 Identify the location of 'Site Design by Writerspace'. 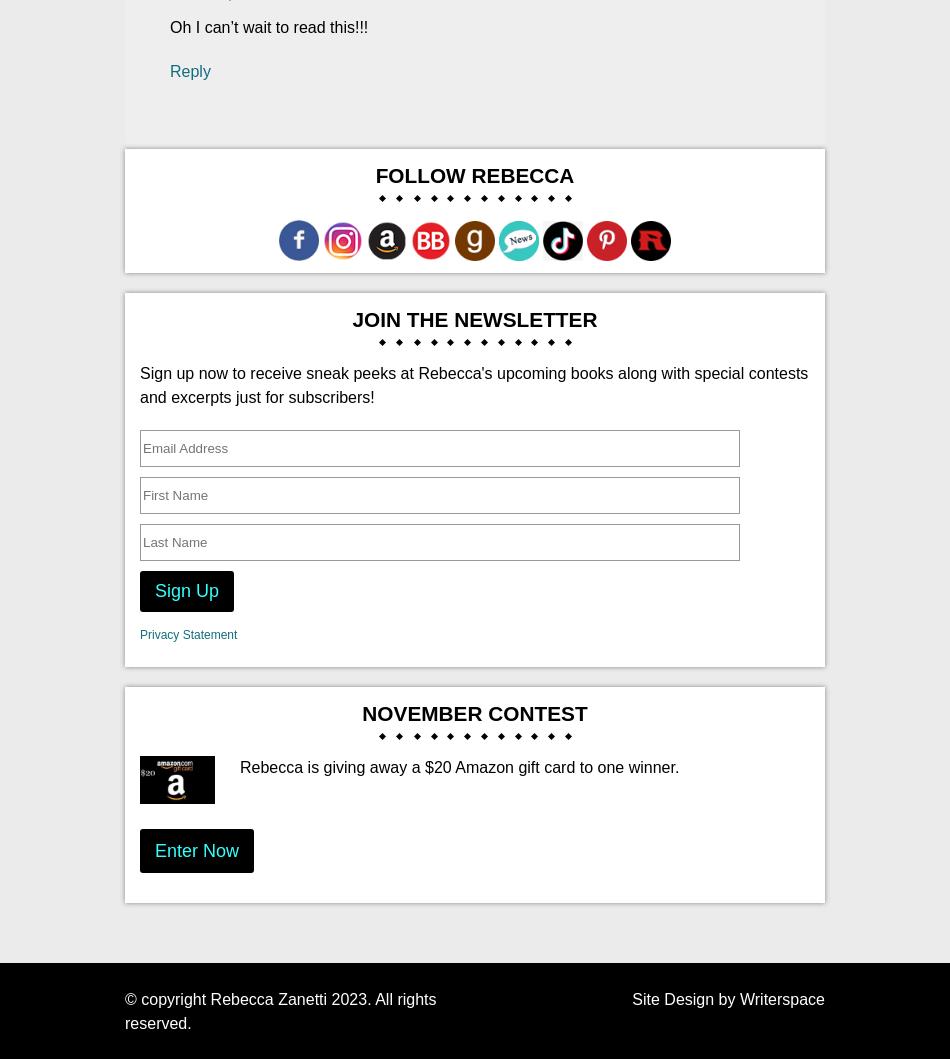
(727, 997).